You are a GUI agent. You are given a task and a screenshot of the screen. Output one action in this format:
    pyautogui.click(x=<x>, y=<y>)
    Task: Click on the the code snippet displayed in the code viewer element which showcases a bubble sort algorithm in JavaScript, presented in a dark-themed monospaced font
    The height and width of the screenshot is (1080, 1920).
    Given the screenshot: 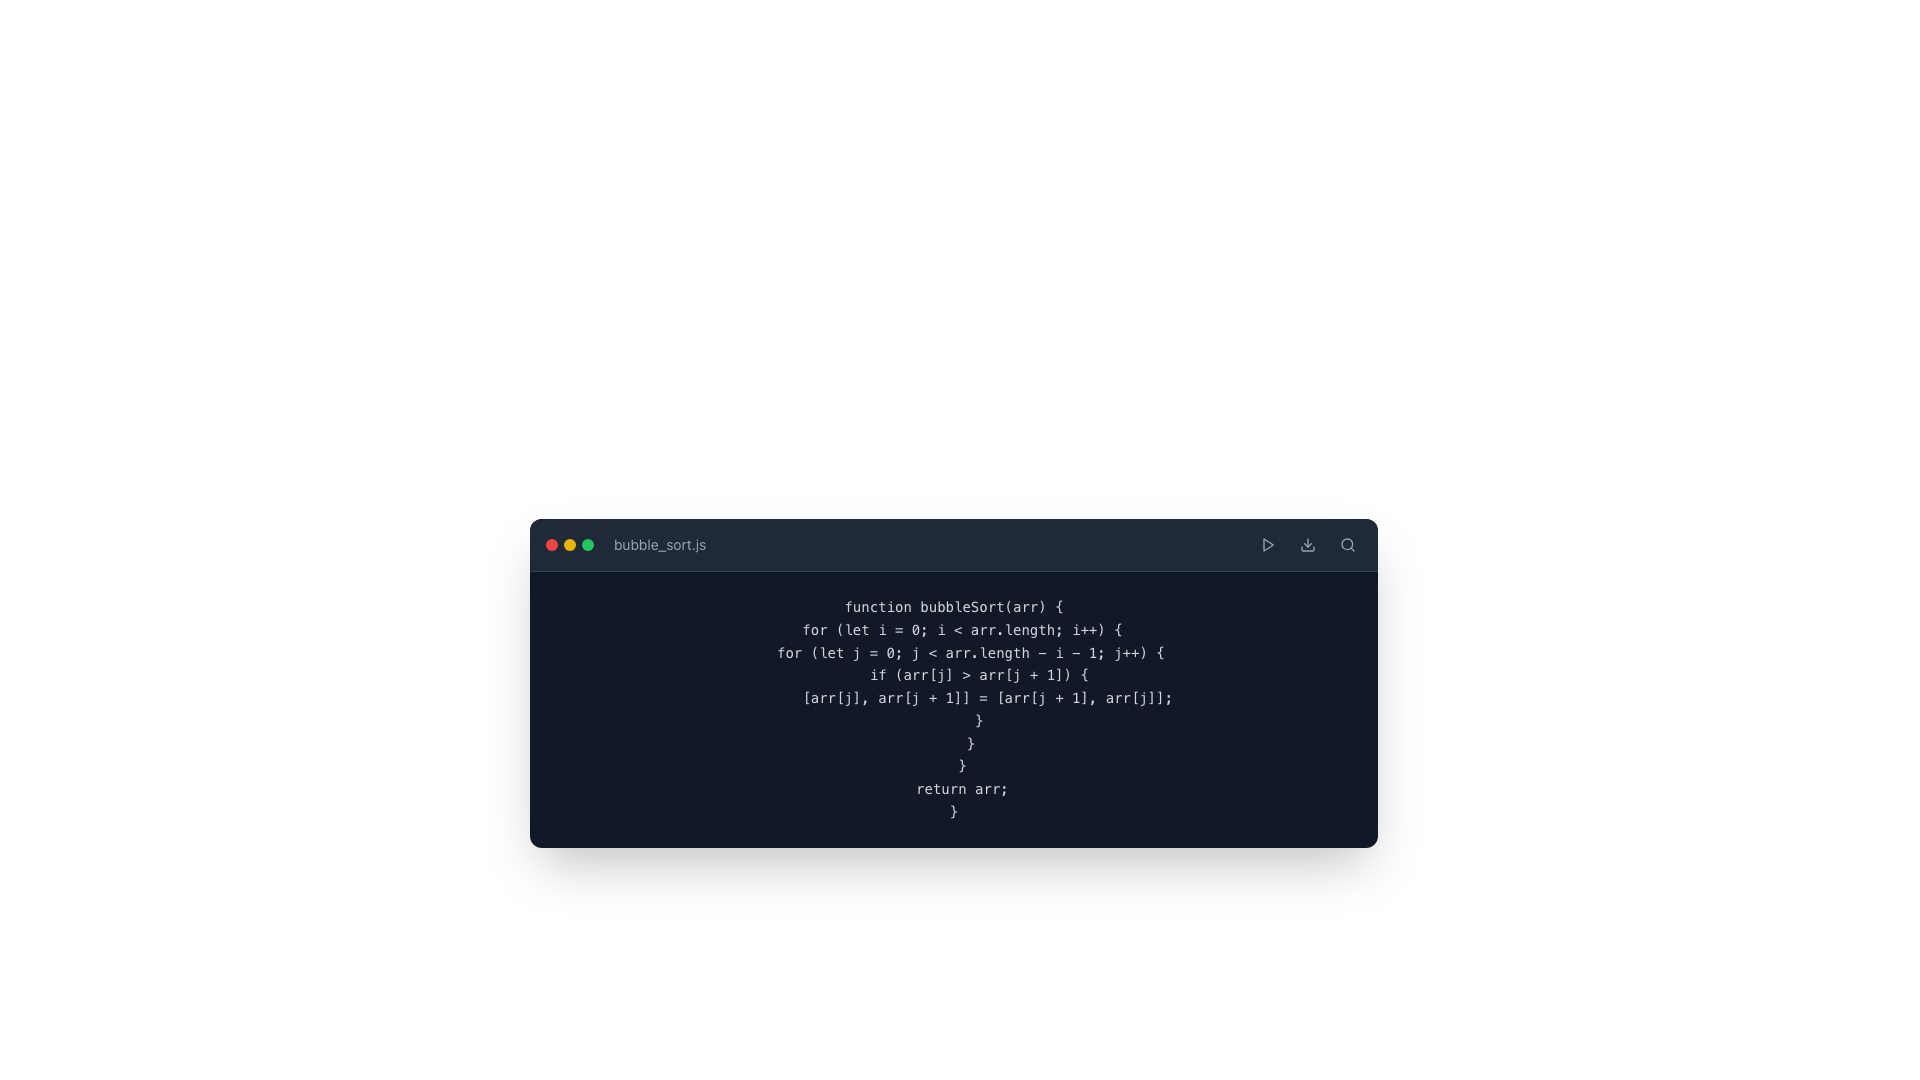 What is the action you would take?
    pyautogui.click(x=953, y=708)
    